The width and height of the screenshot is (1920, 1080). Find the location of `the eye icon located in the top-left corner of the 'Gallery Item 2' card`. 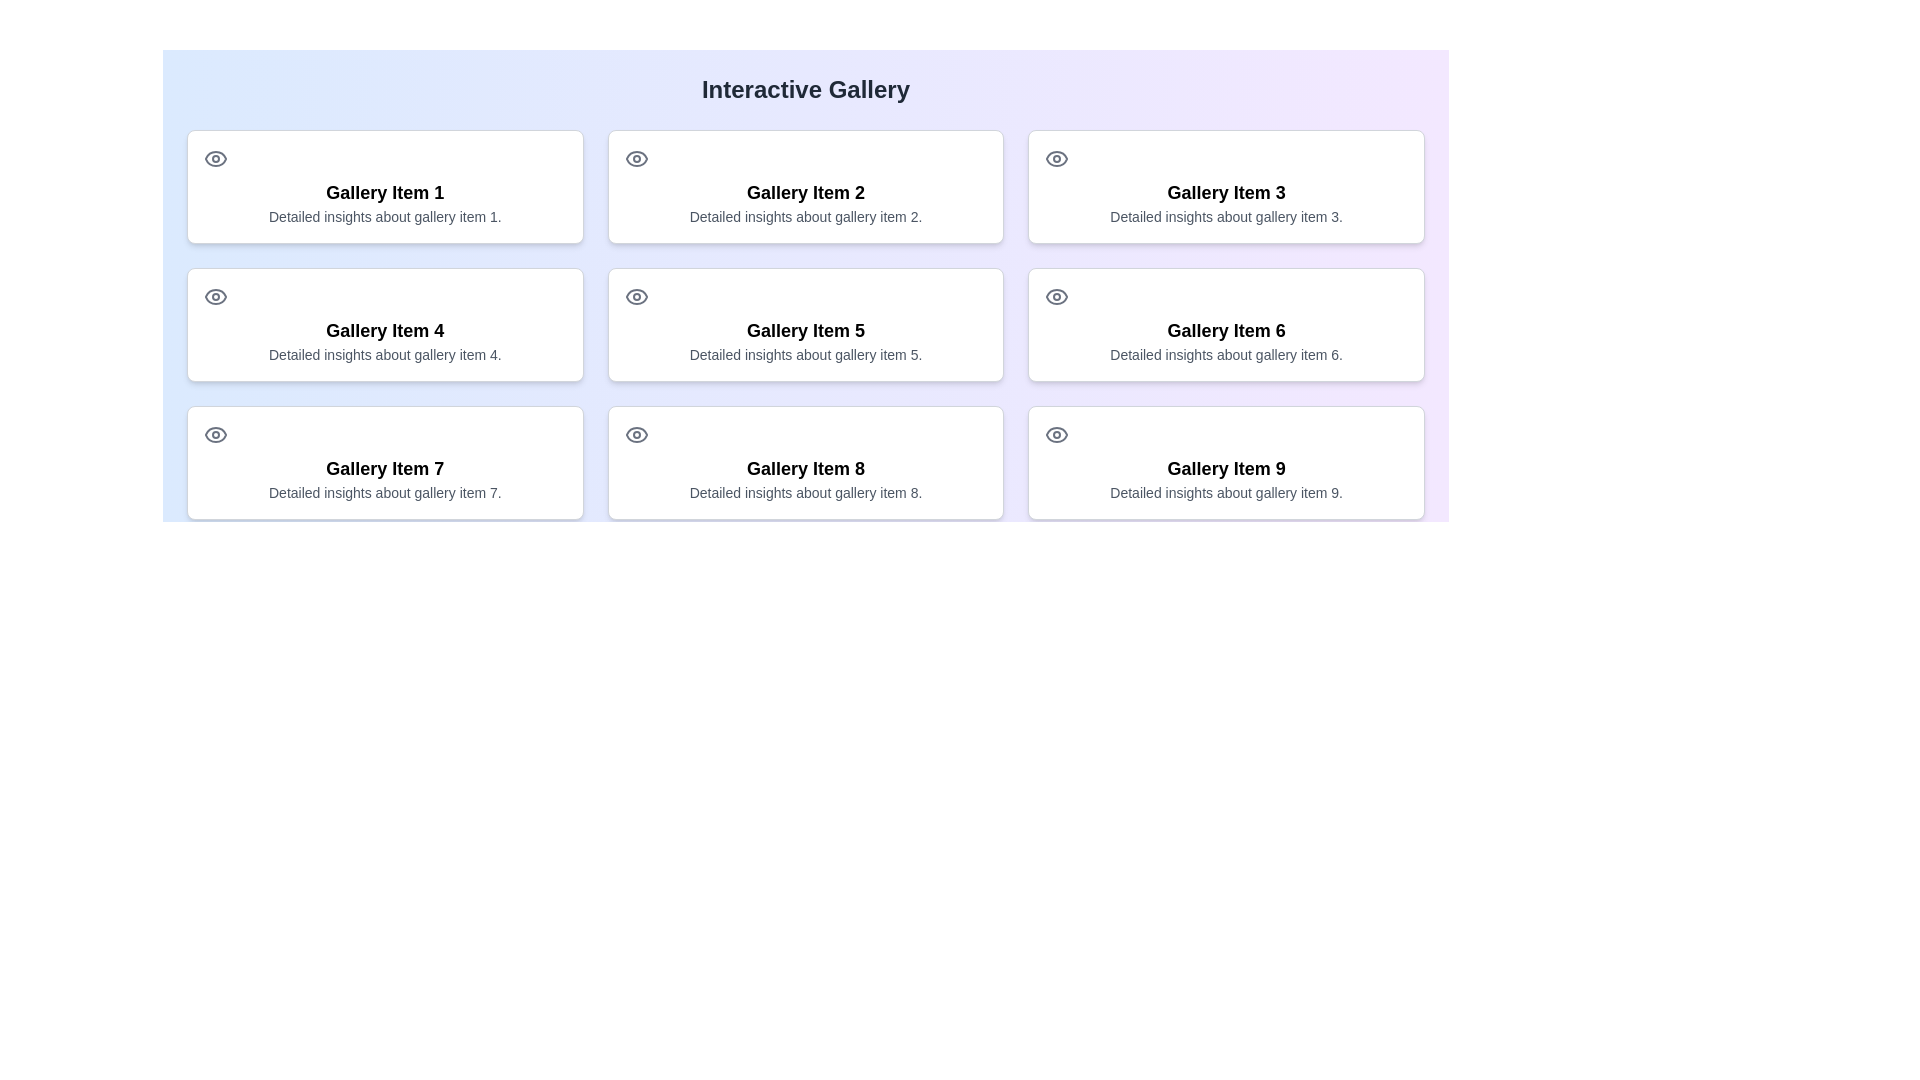

the eye icon located in the top-left corner of the 'Gallery Item 2' card is located at coordinates (635, 157).